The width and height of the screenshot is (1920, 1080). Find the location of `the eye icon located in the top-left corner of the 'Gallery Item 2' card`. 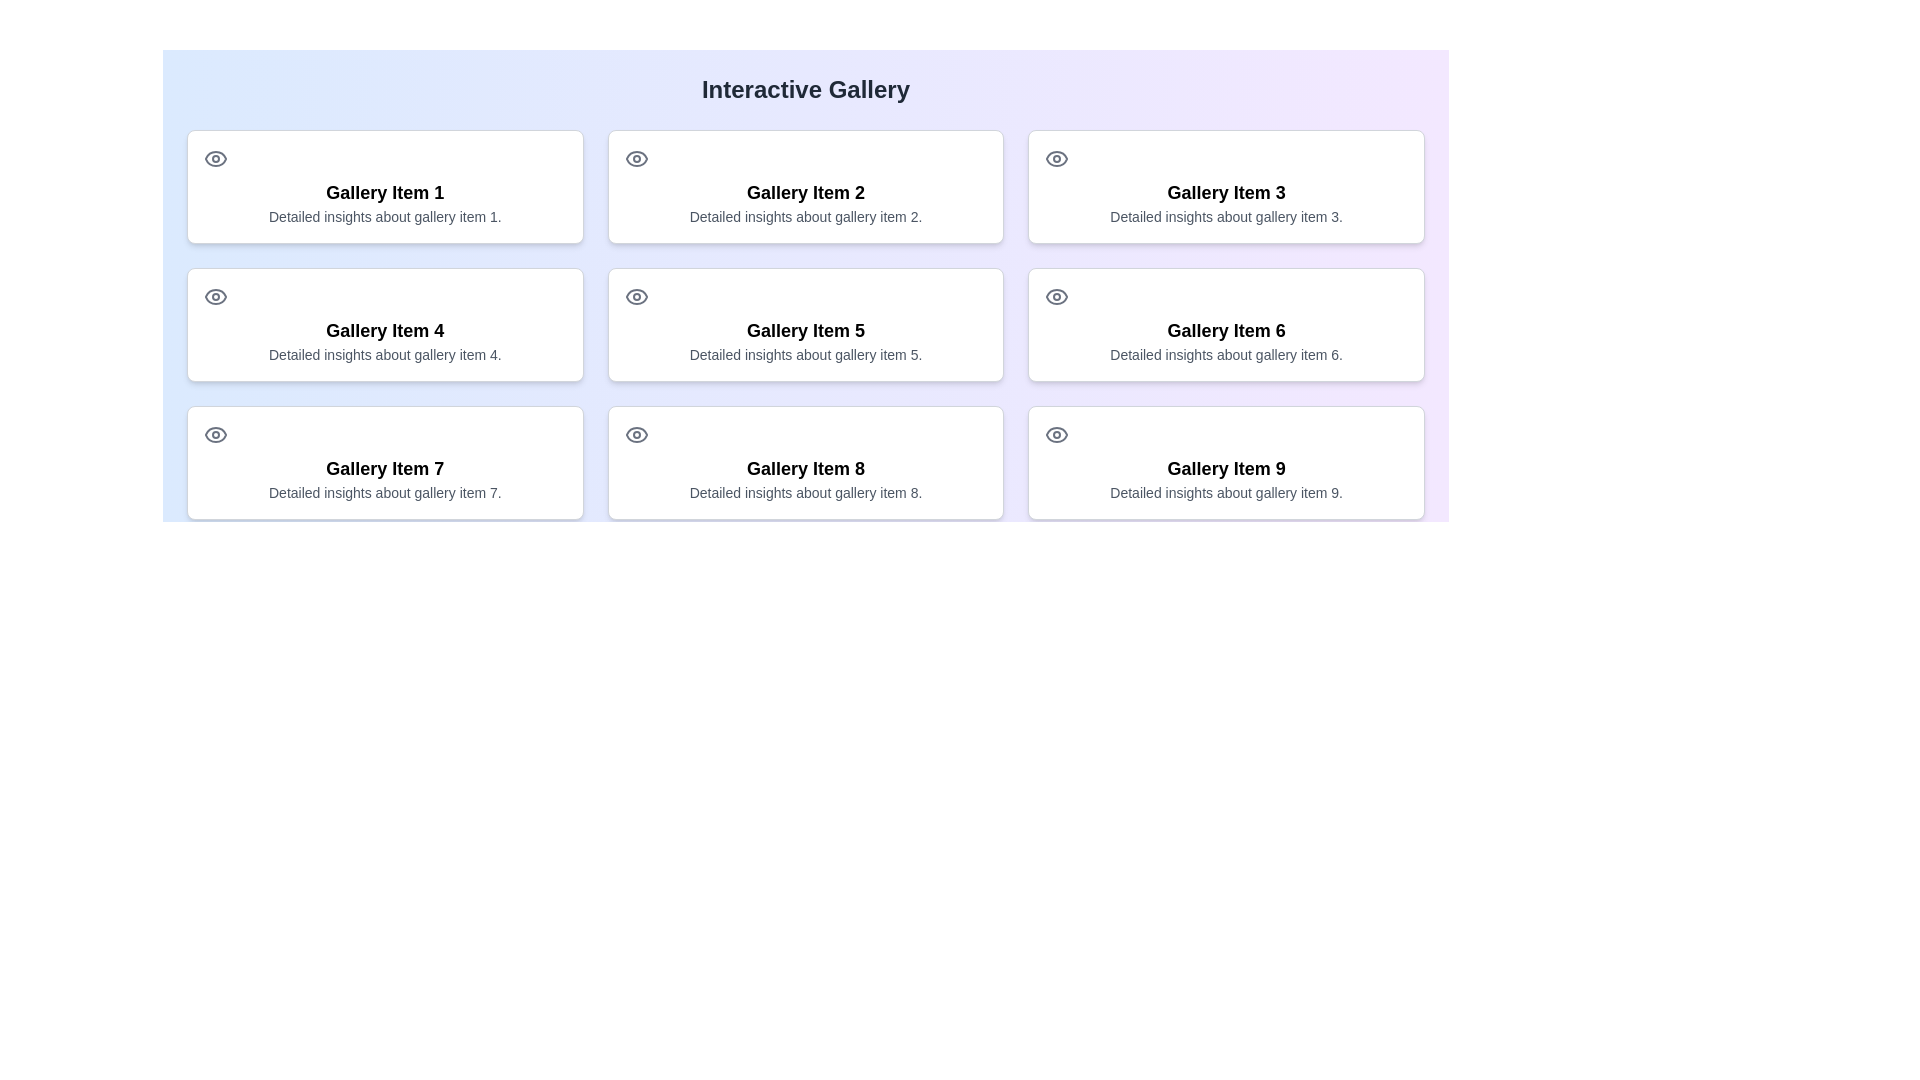

the eye icon located in the top-left corner of the 'Gallery Item 2' card is located at coordinates (635, 157).